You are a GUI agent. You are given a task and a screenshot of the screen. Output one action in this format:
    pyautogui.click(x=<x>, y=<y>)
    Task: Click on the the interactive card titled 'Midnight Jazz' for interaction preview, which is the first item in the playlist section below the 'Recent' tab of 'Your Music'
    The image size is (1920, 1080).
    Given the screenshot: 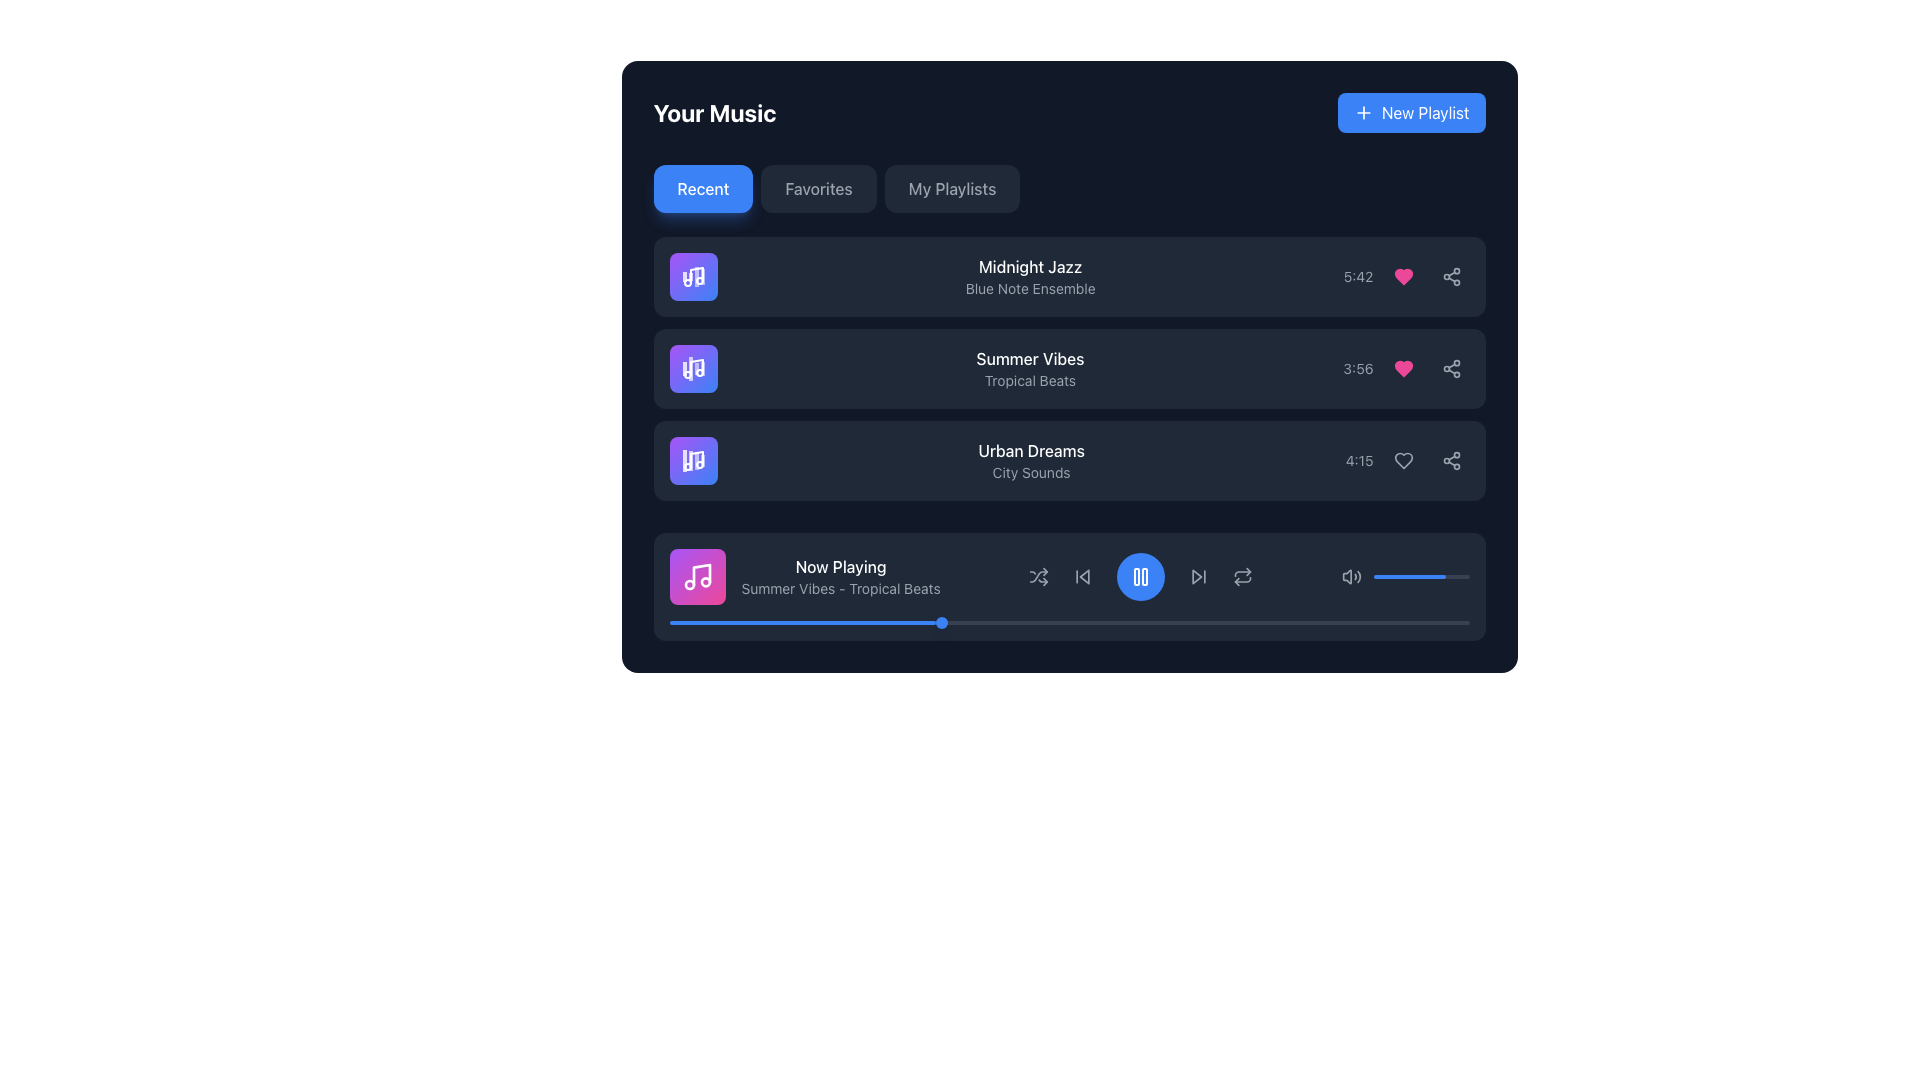 What is the action you would take?
    pyautogui.click(x=1068, y=277)
    